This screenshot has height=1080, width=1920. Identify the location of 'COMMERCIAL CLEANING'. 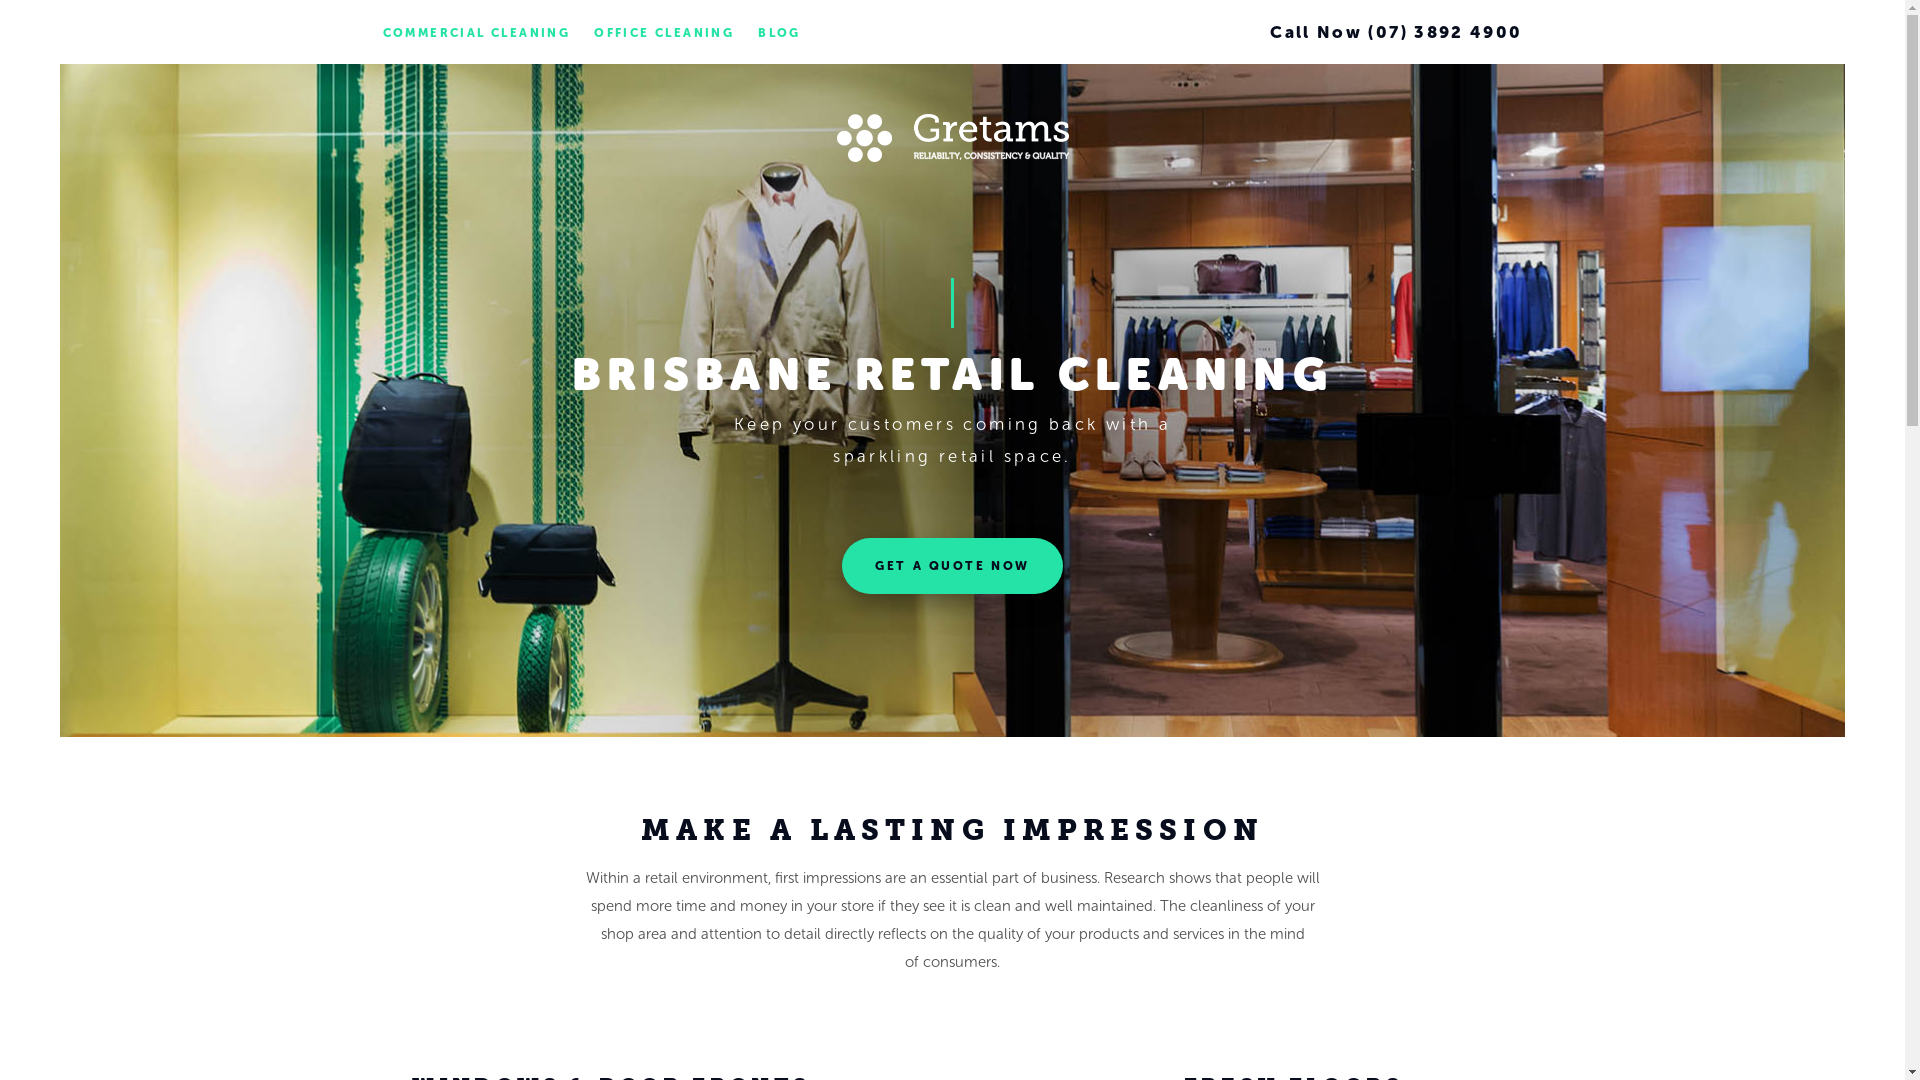
(382, 33).